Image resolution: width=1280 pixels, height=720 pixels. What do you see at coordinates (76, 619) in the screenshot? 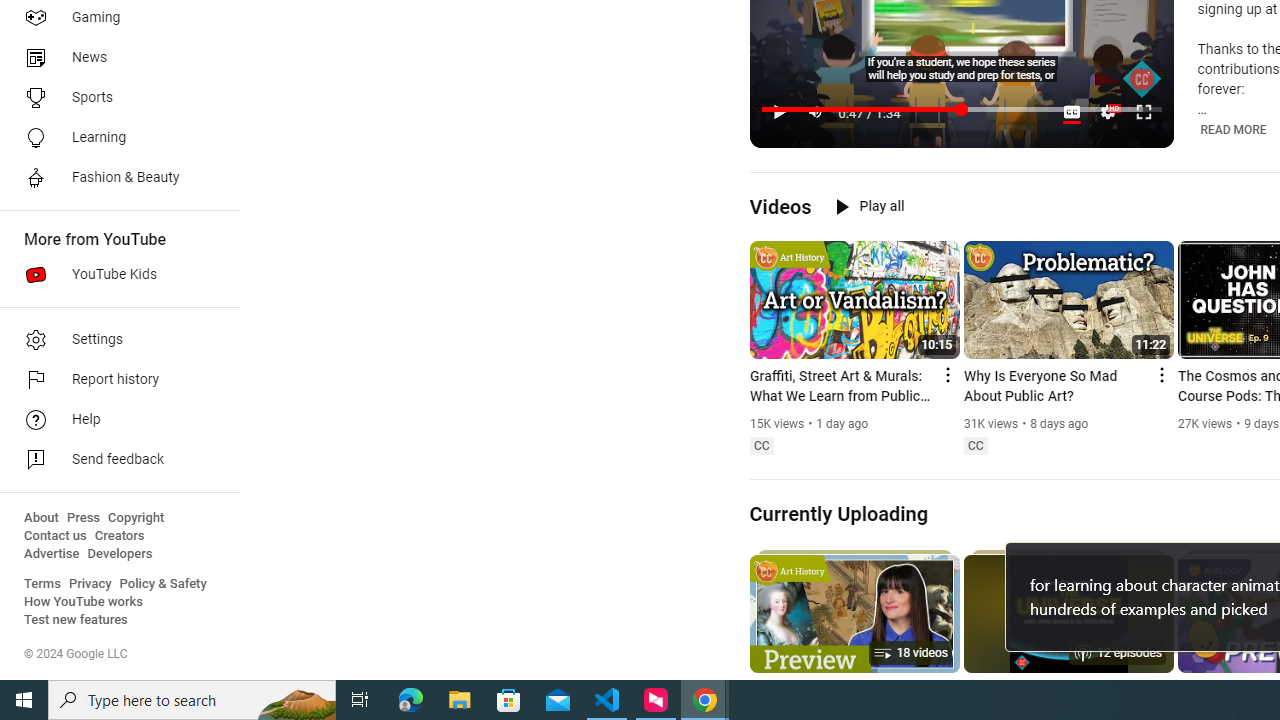
I see `'Test new features'` at bounding box center [76, 619].